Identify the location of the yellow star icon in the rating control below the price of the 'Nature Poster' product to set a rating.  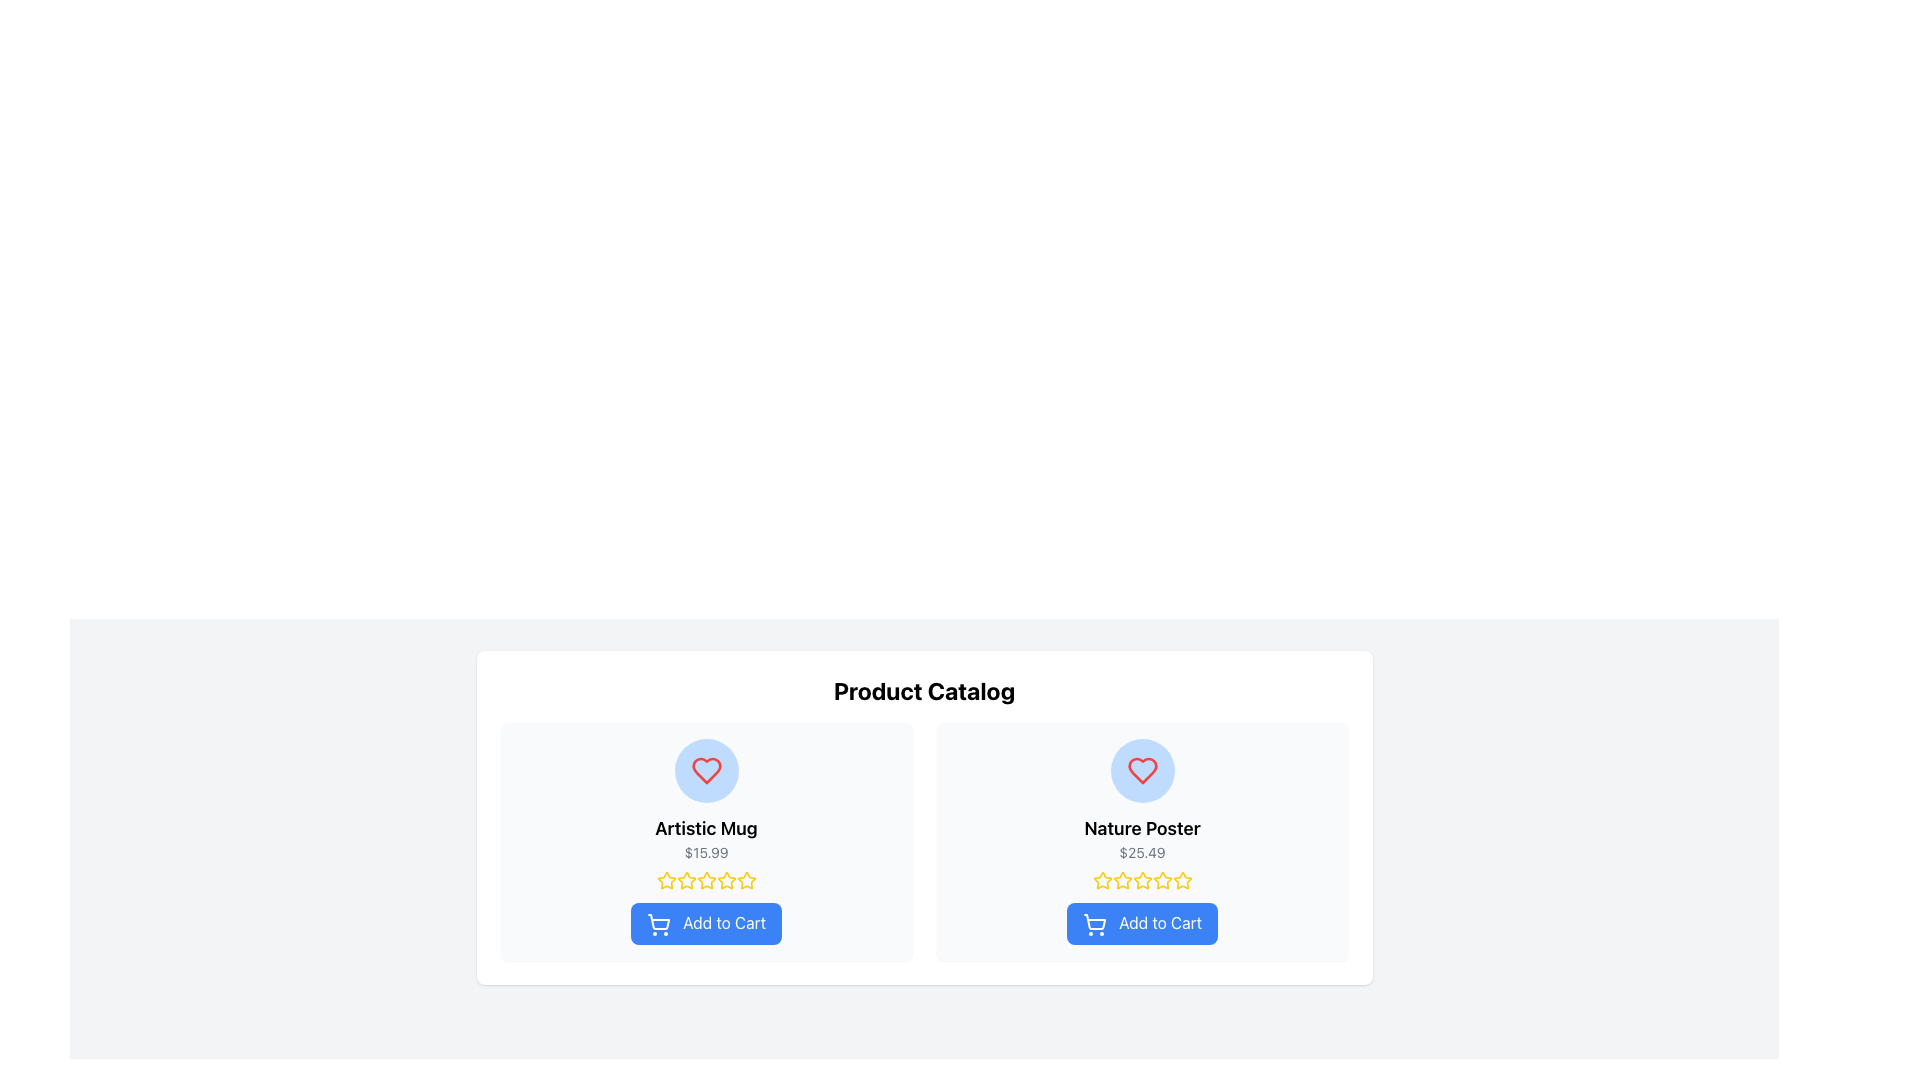
(1142, 879).